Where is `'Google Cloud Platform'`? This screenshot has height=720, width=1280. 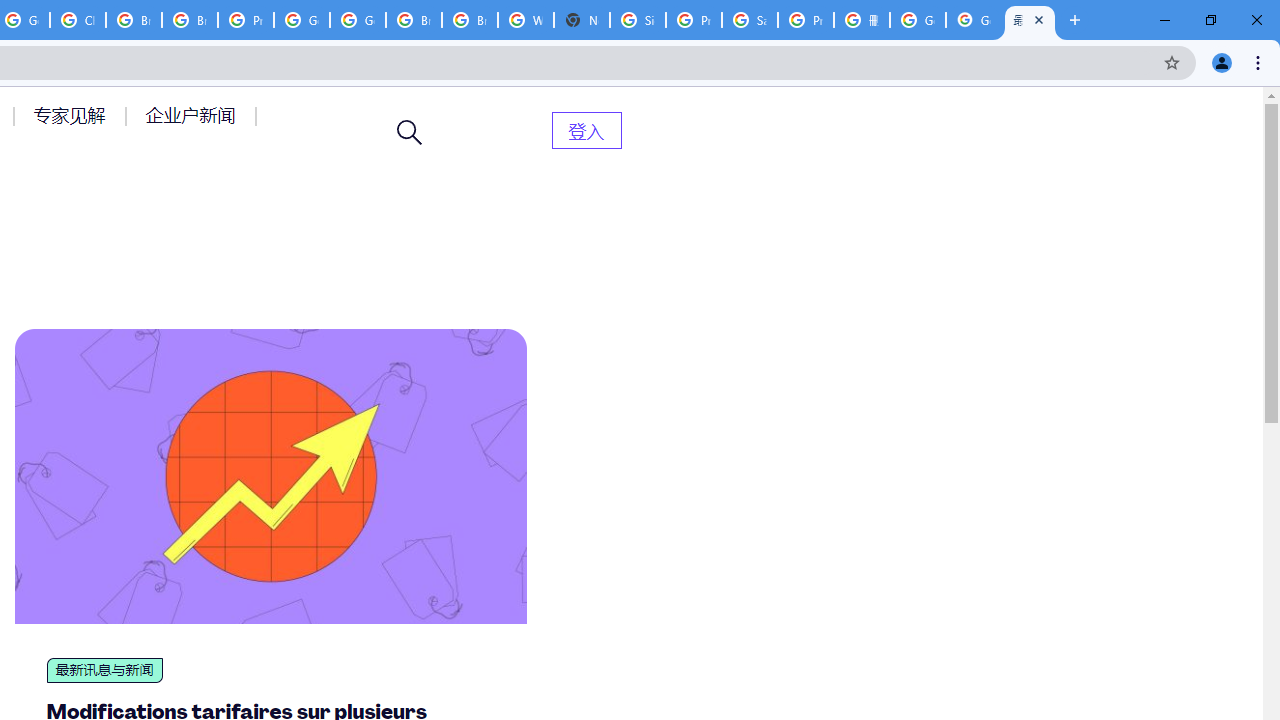 'Google Cloud Platform' is located at coordinates (301, 20).